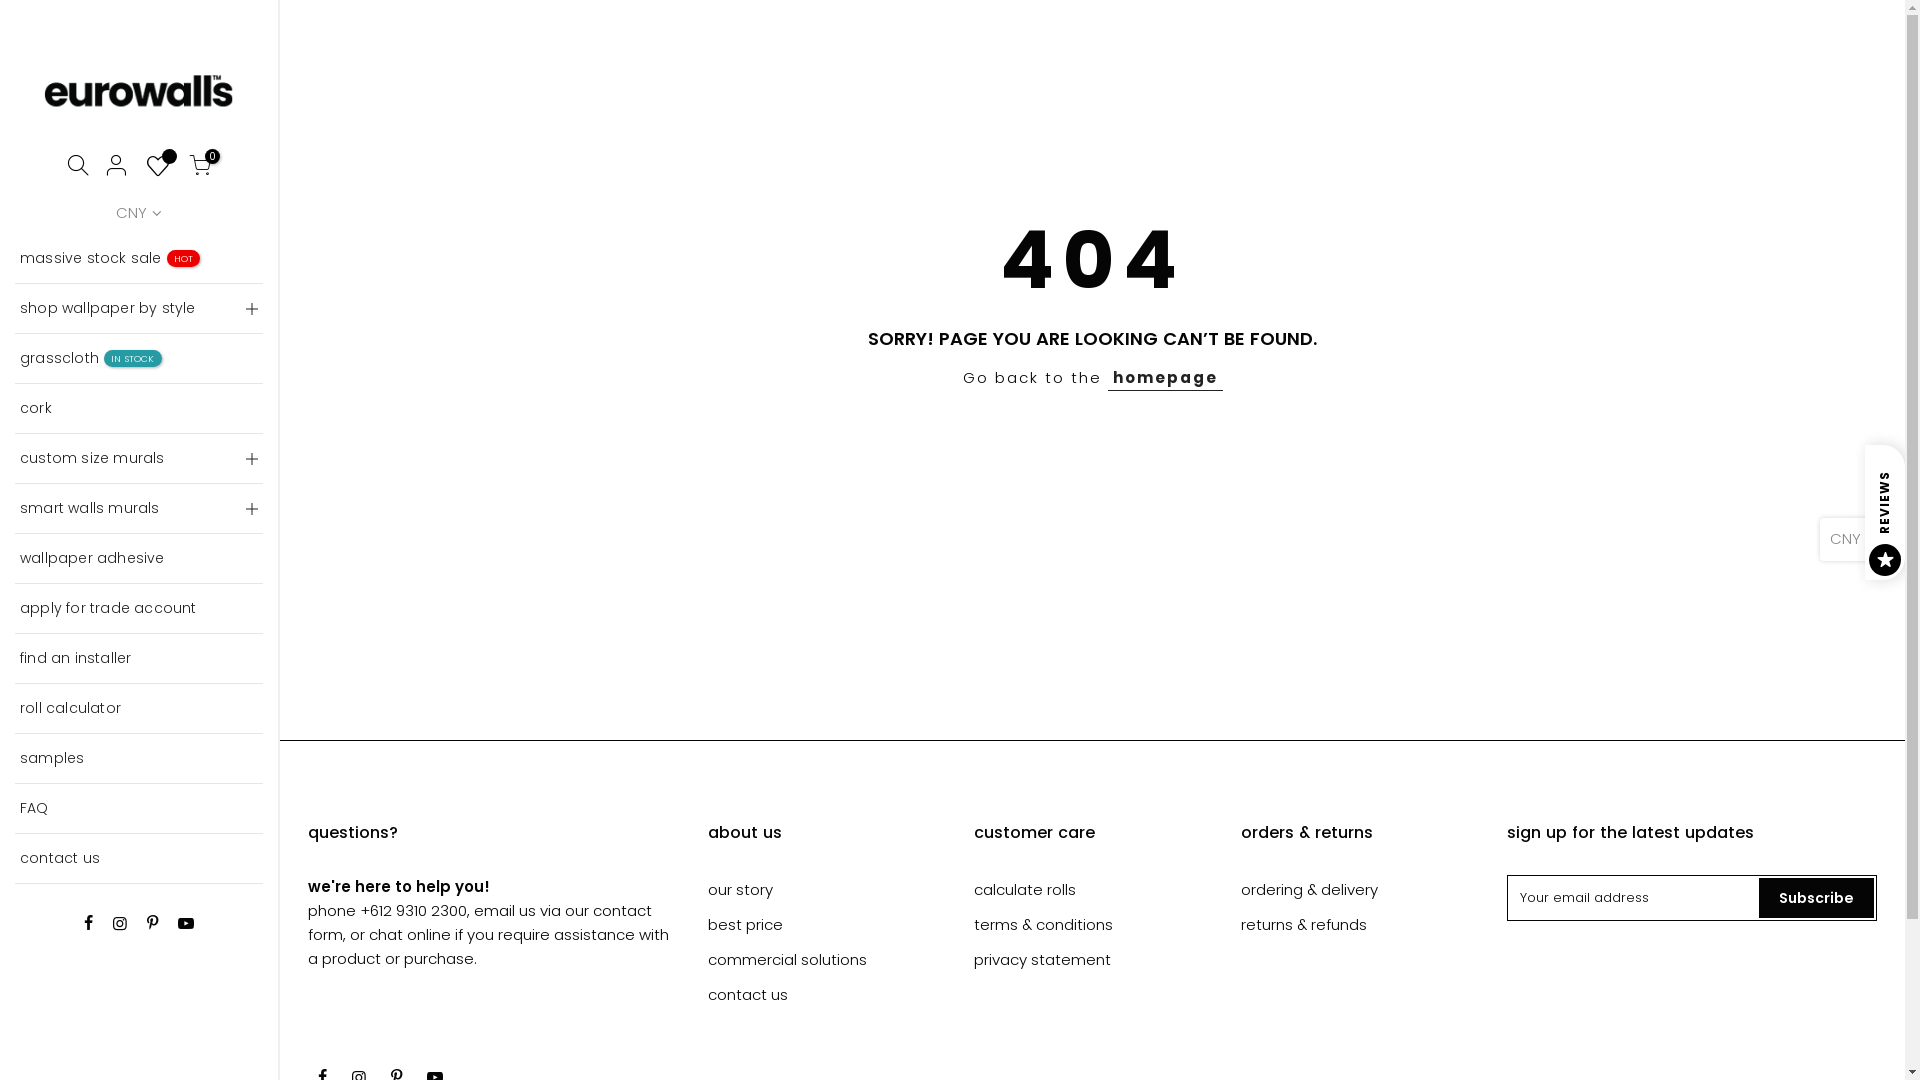  What do you see at coordinates (1042, 924) in the screenshot?
I see `'terms & conditions'` at bounding box center [1042, 924].